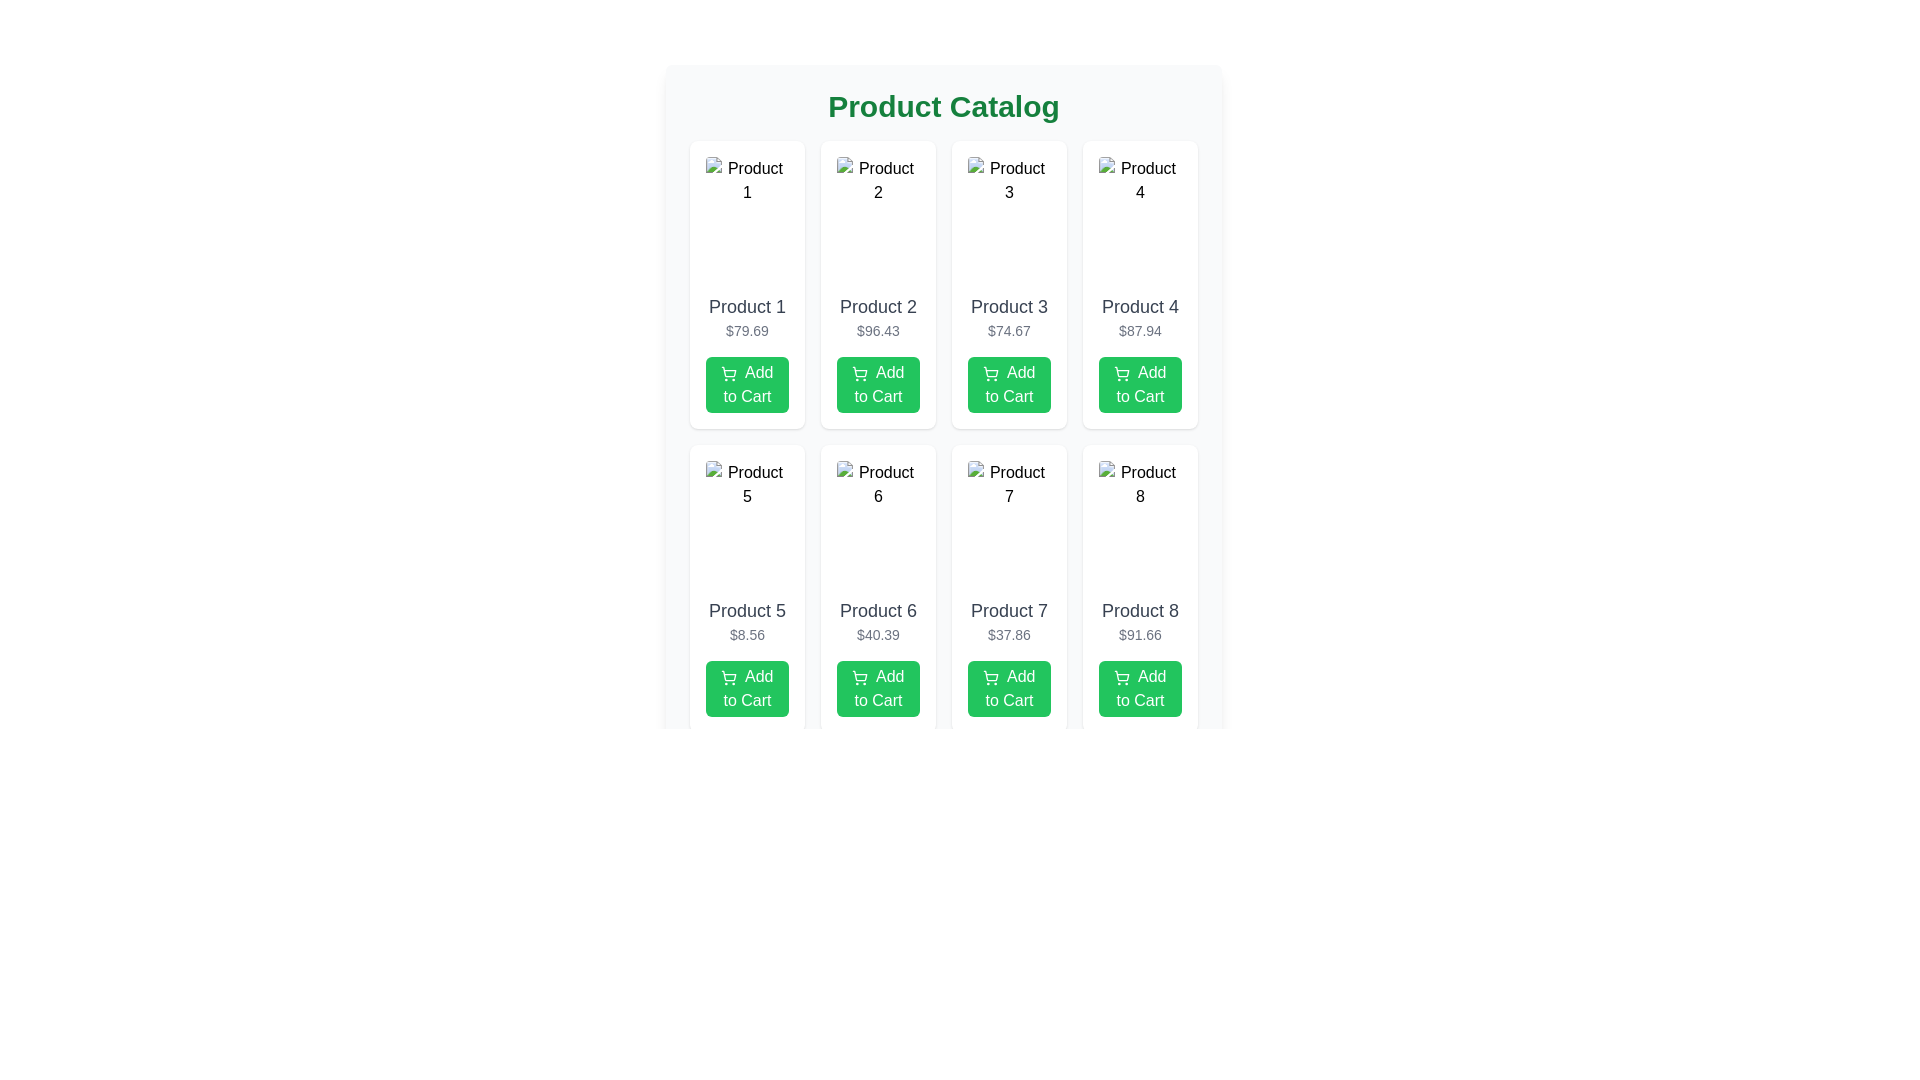  I want to click on the text label displaying the product name in the second card of the grid layout, so click(878, 307).